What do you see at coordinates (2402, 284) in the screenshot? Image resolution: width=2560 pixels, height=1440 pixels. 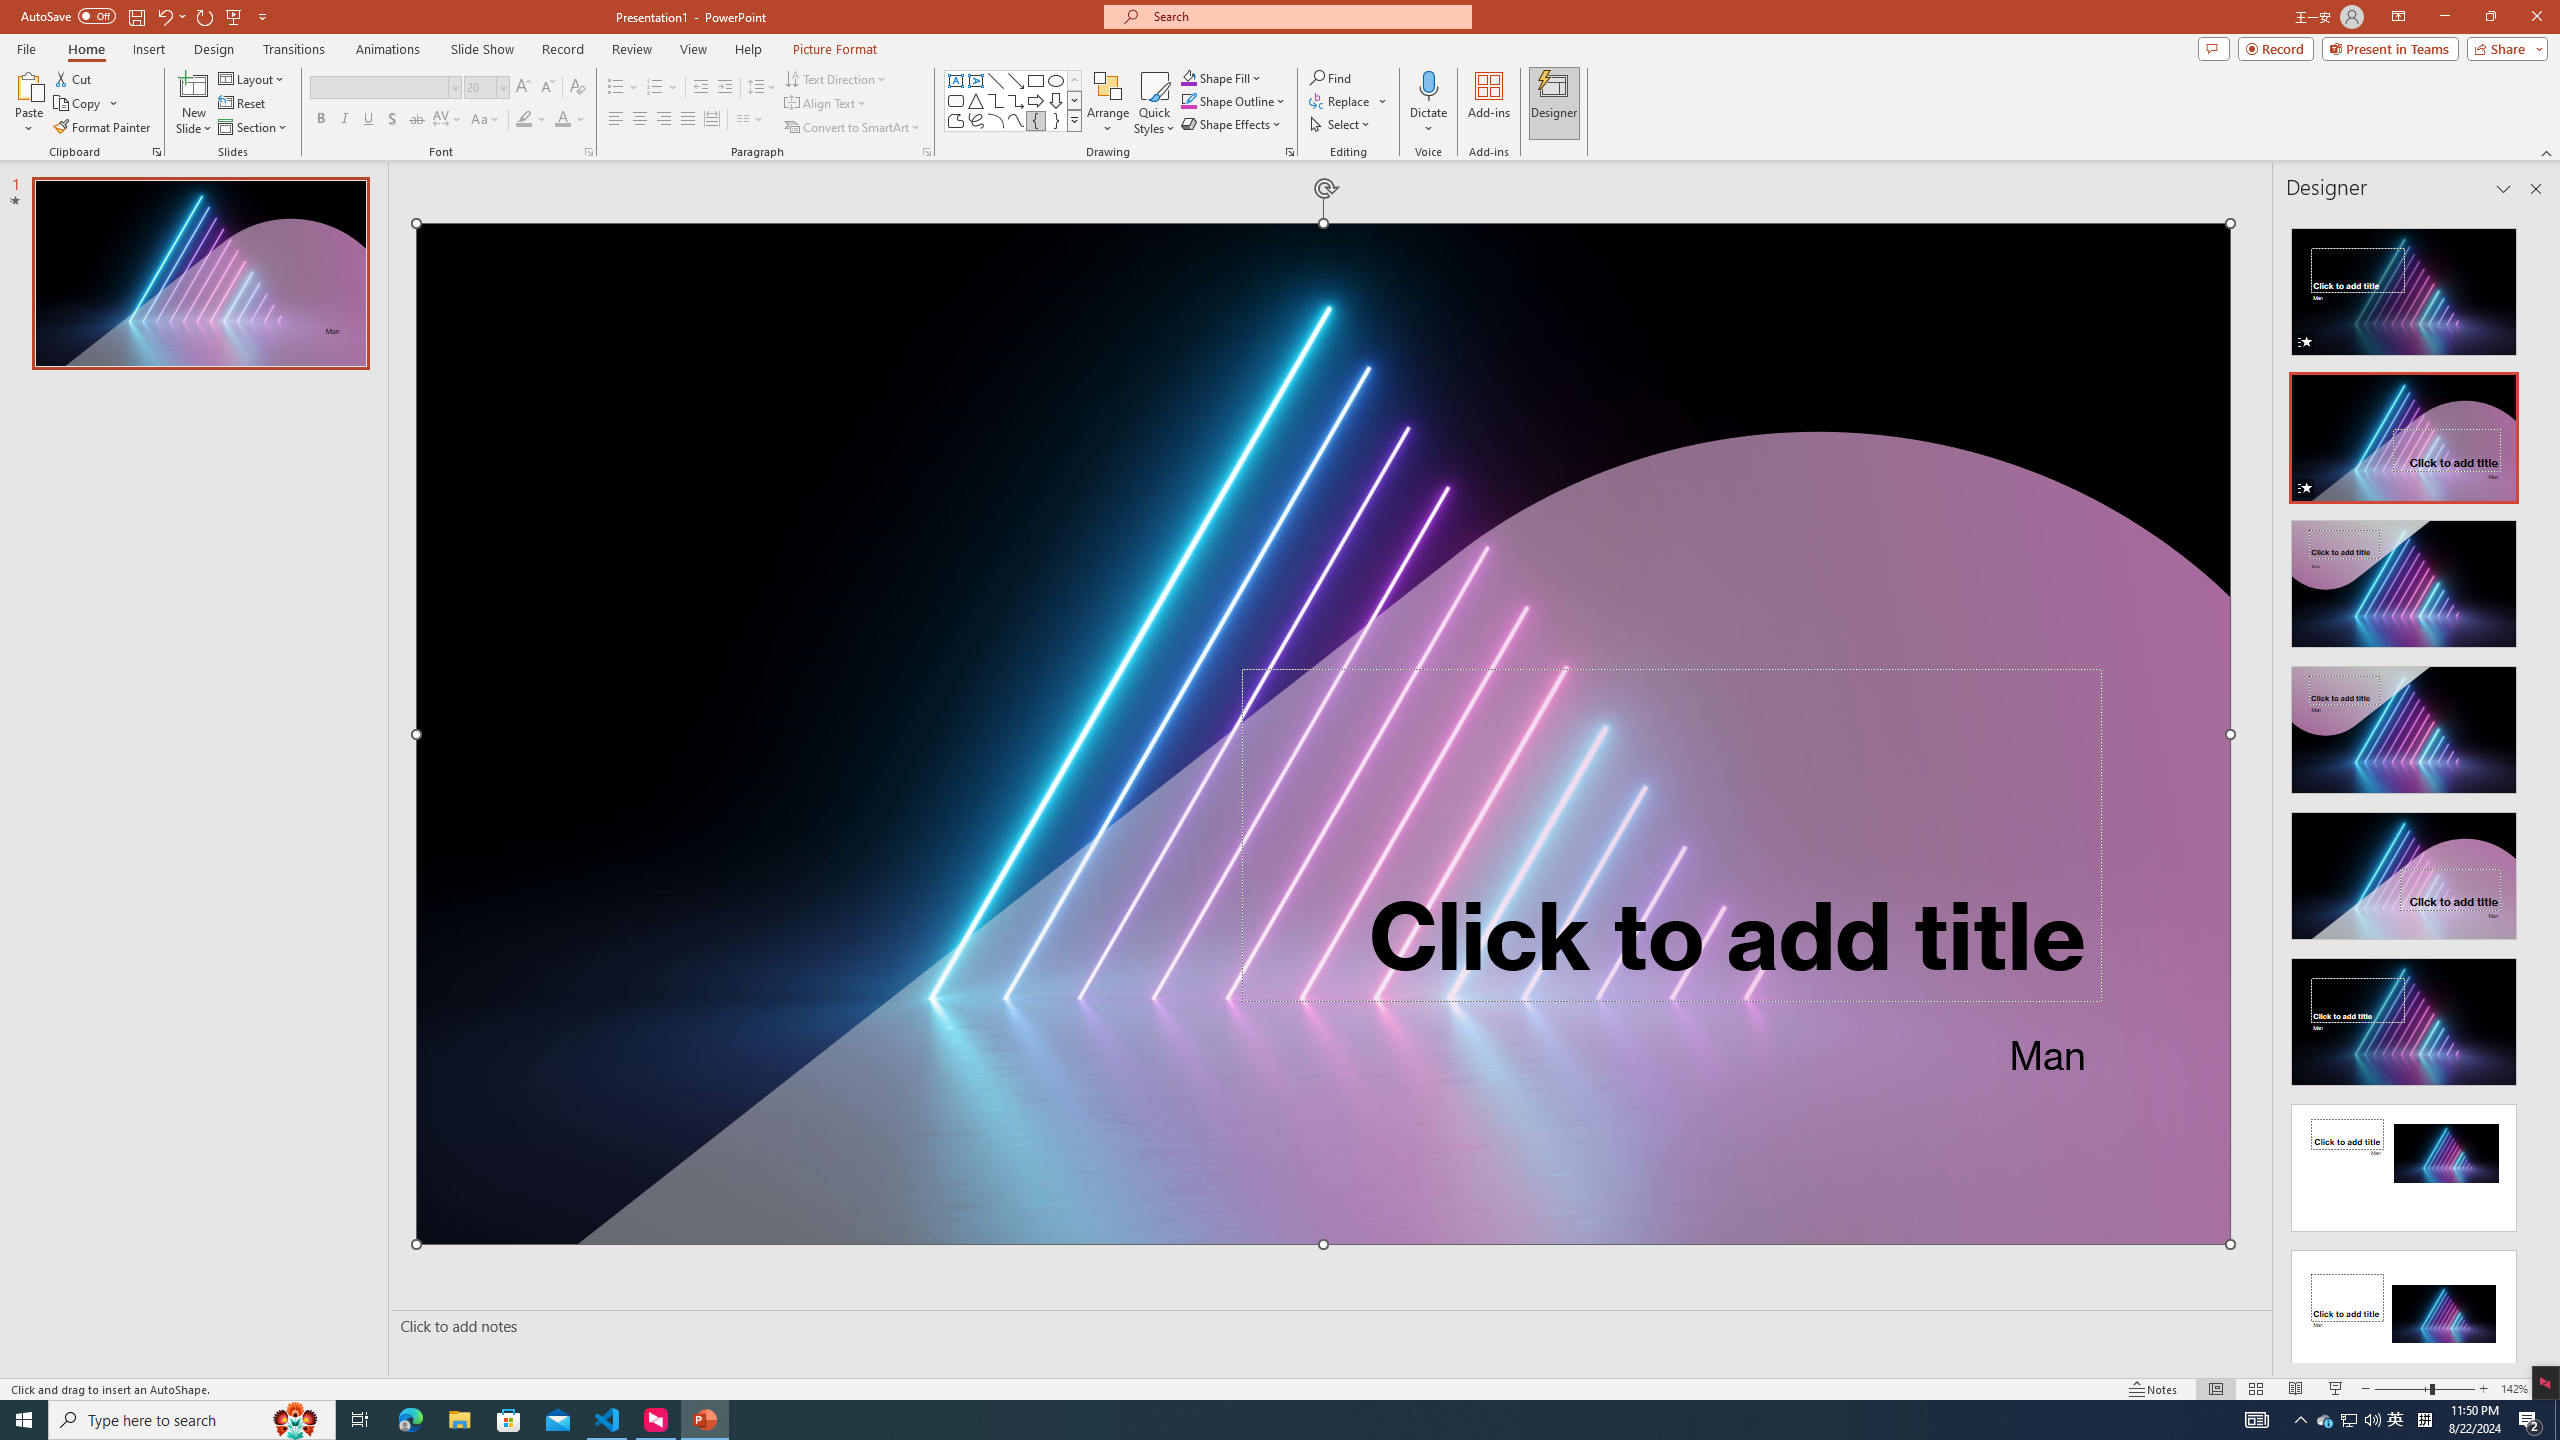 I see `'Recommended Design: Animation'` at bounding box center [2402, 284].